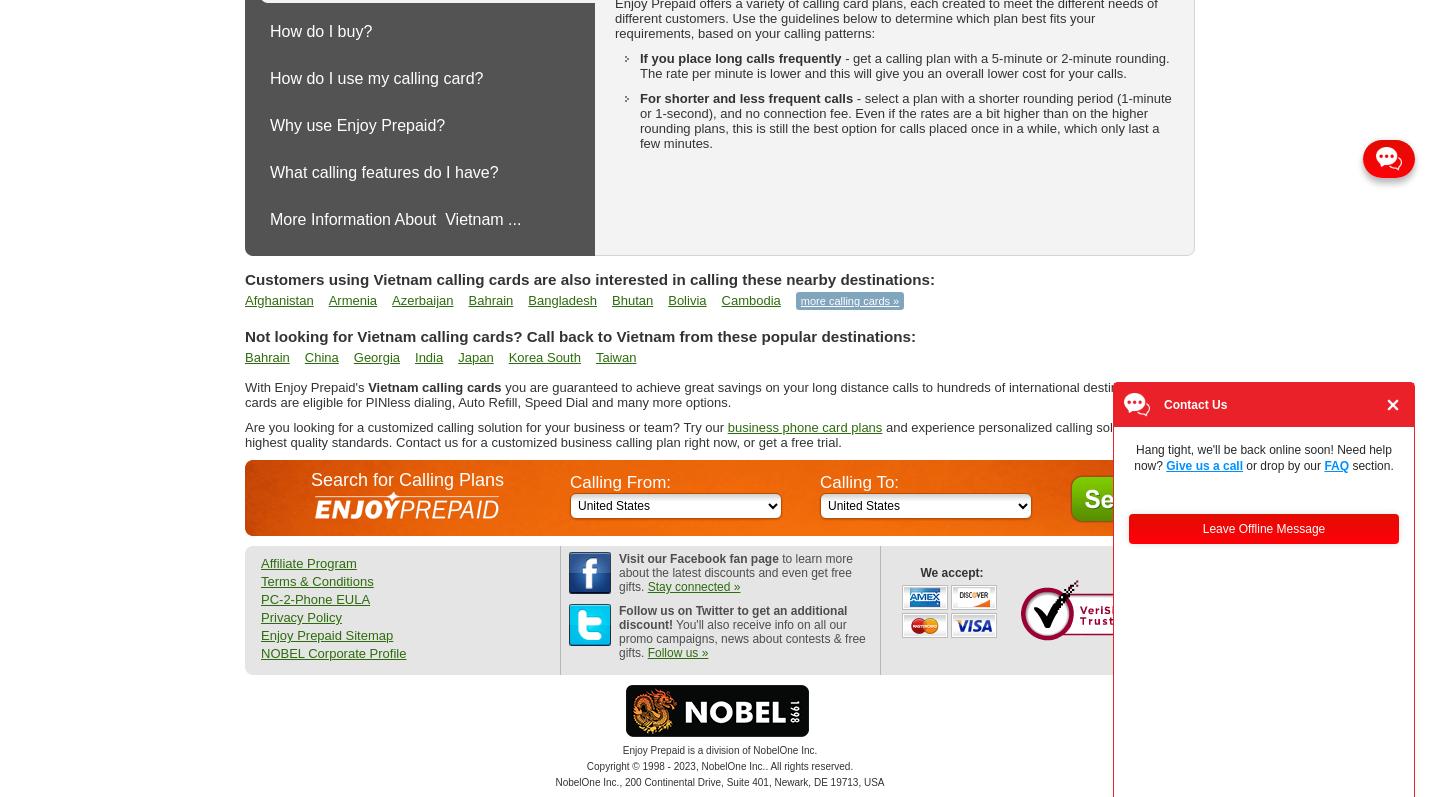 This screenshot has height=797, width=1440. Describe the element at coordinates (569, 482) in the screenshot. I see `'Calling From:'` at that location.